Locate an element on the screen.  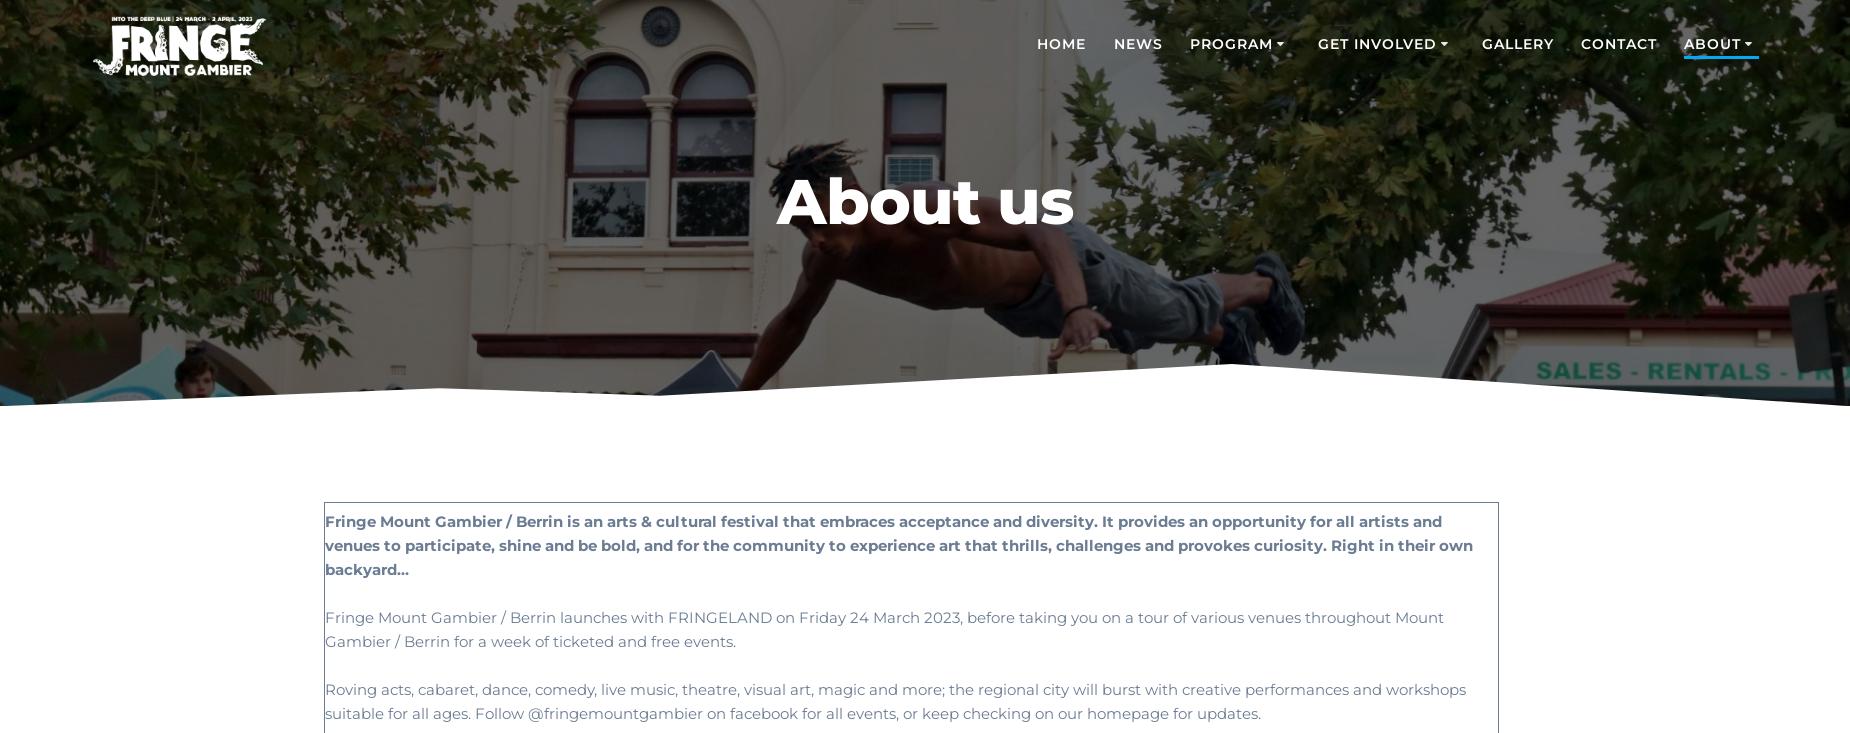
'CONTACT' is located at coordinates (1618, 42).